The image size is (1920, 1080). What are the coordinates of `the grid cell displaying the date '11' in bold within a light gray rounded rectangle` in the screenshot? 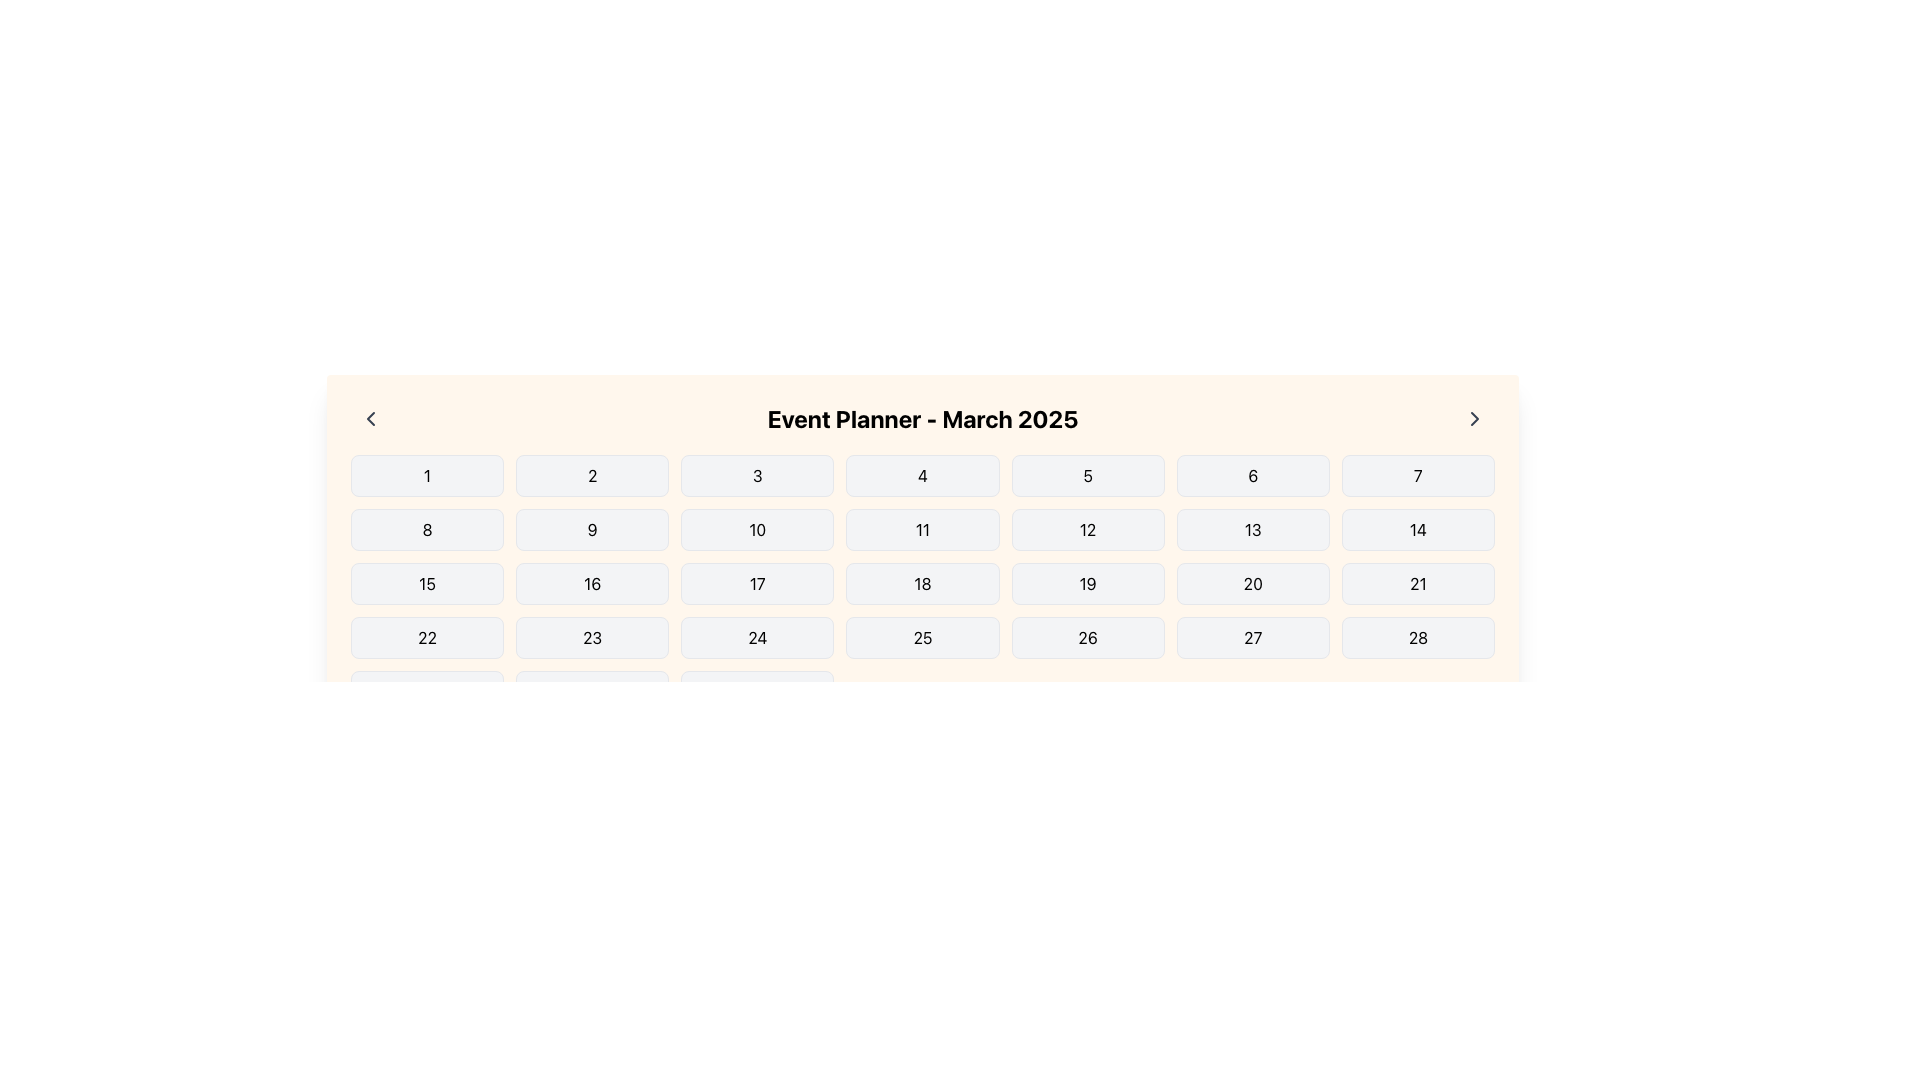 It's located at (921, 528).